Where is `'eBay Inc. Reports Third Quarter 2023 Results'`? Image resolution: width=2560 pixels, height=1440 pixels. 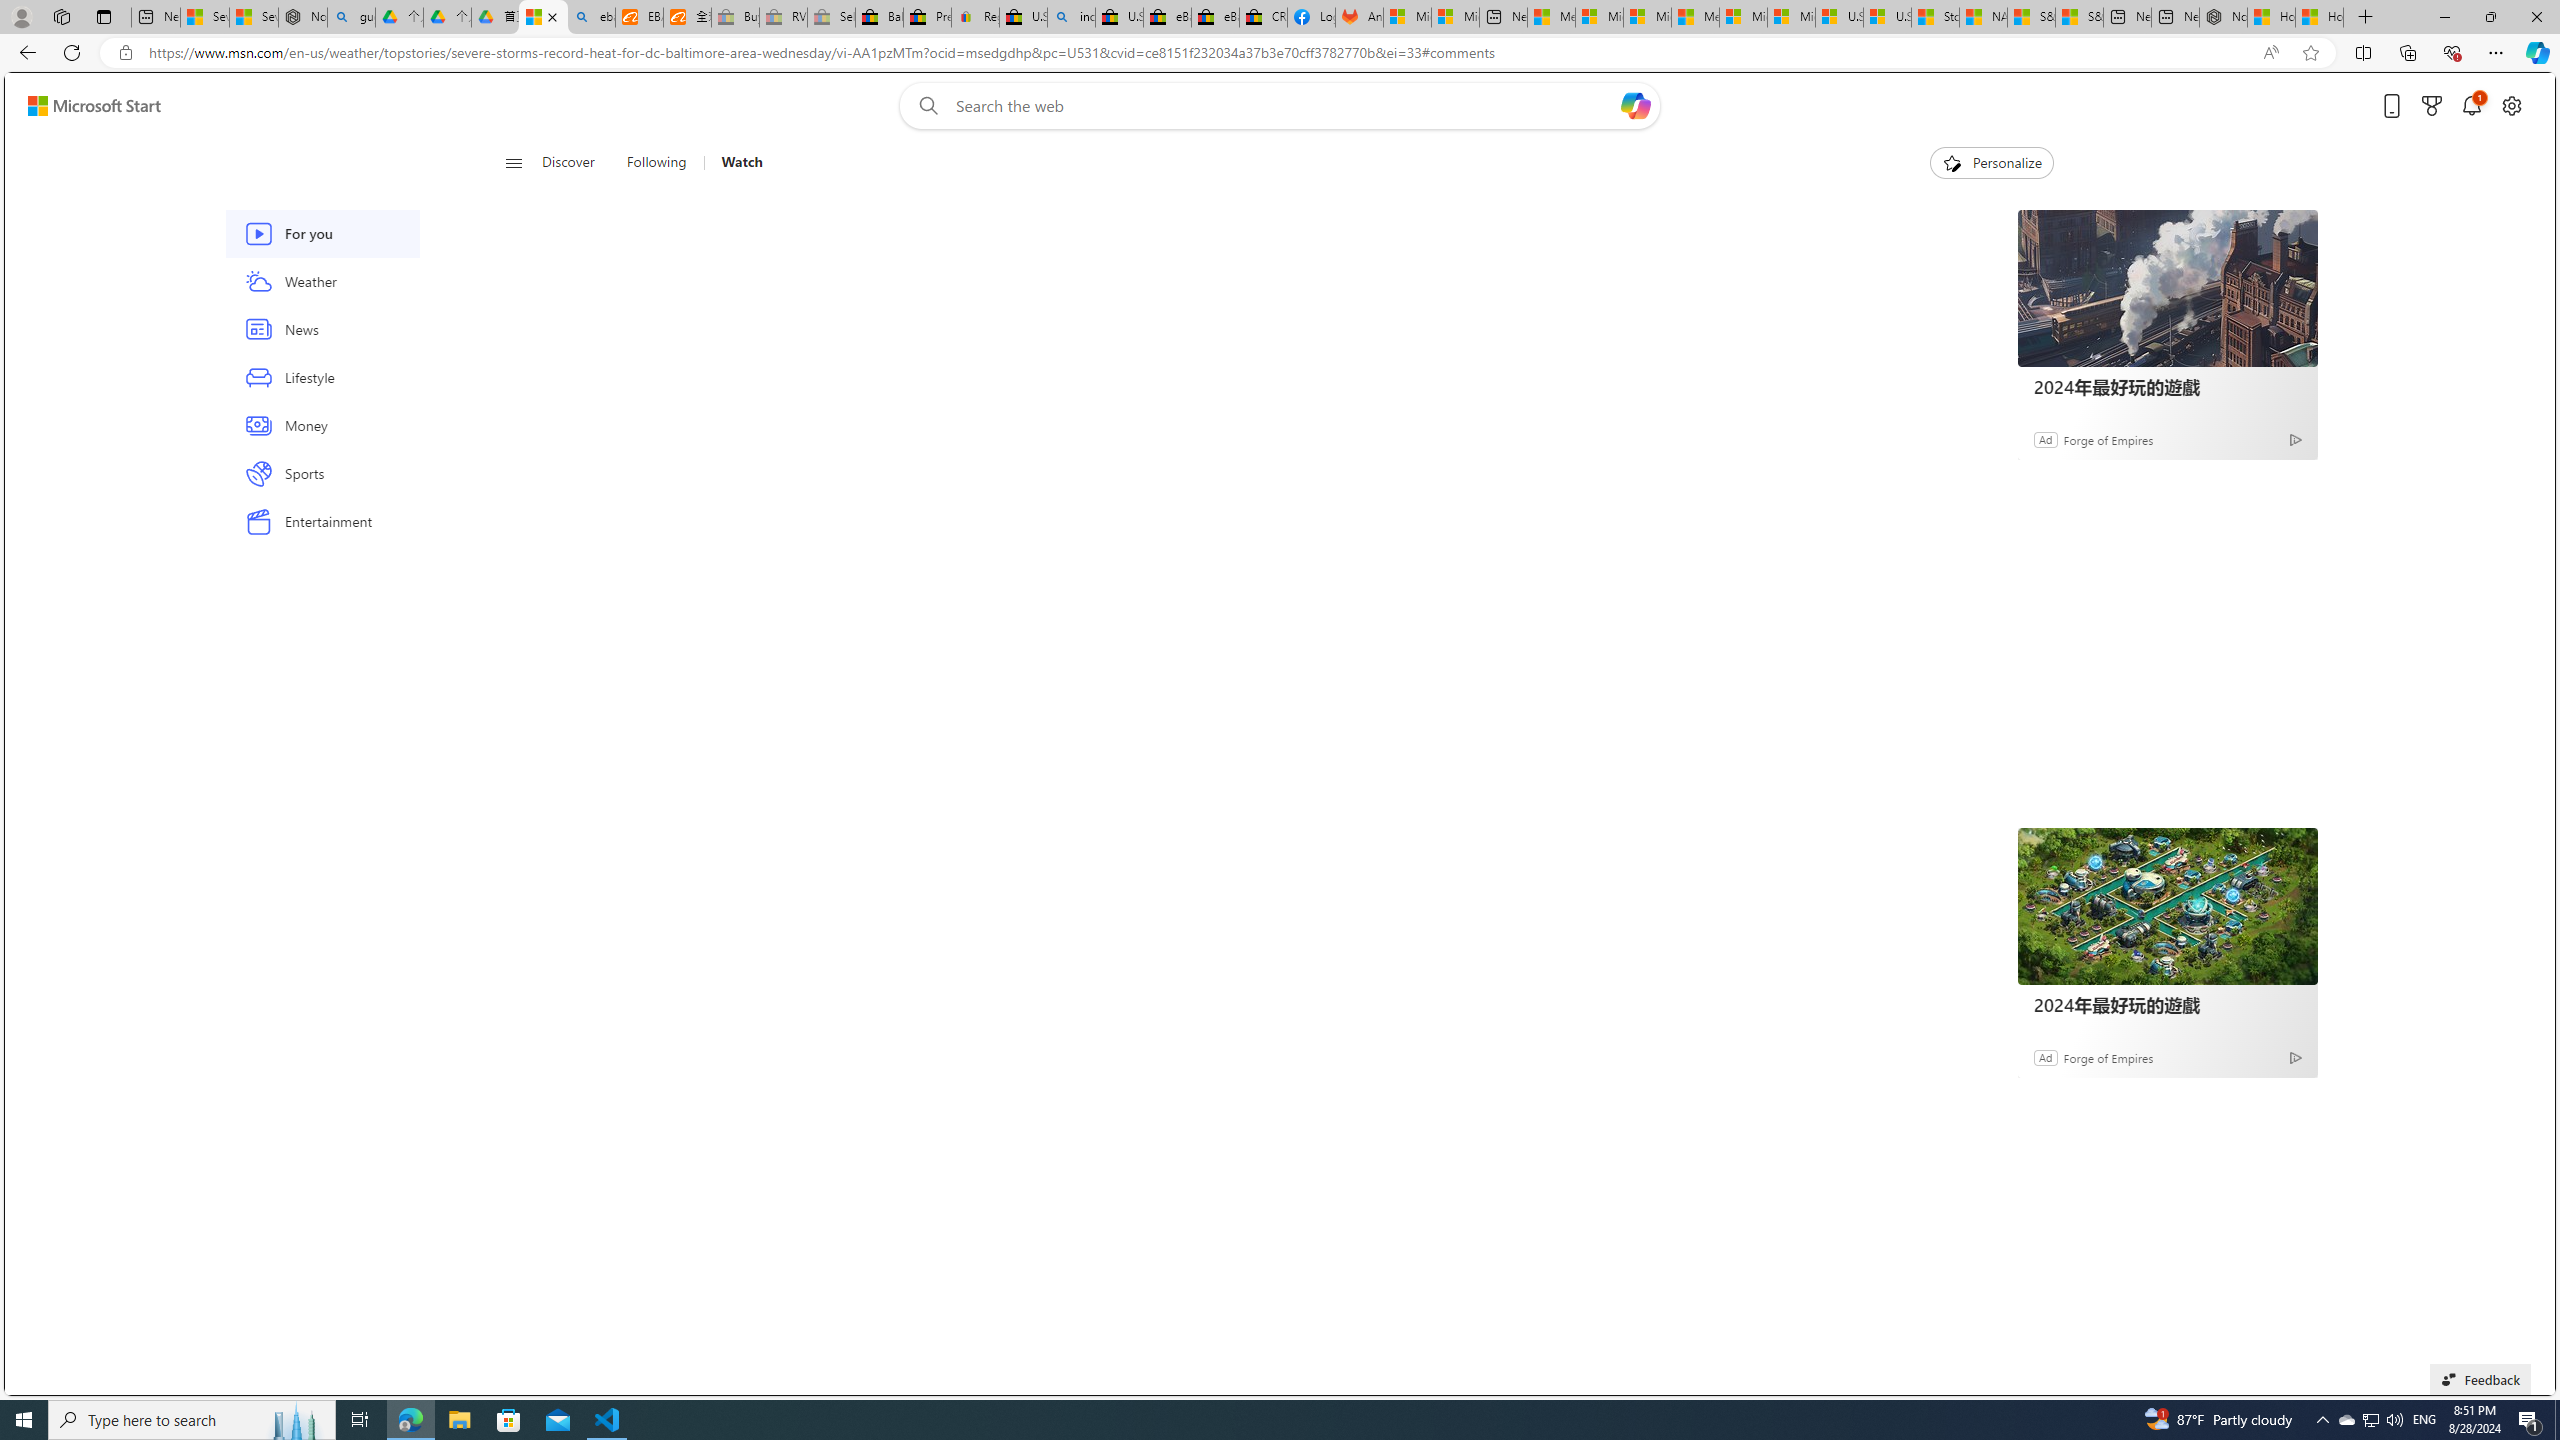 'eBay Inc. Reports Third Quarter 2023 Results' is located at coordinates (1215, 16).